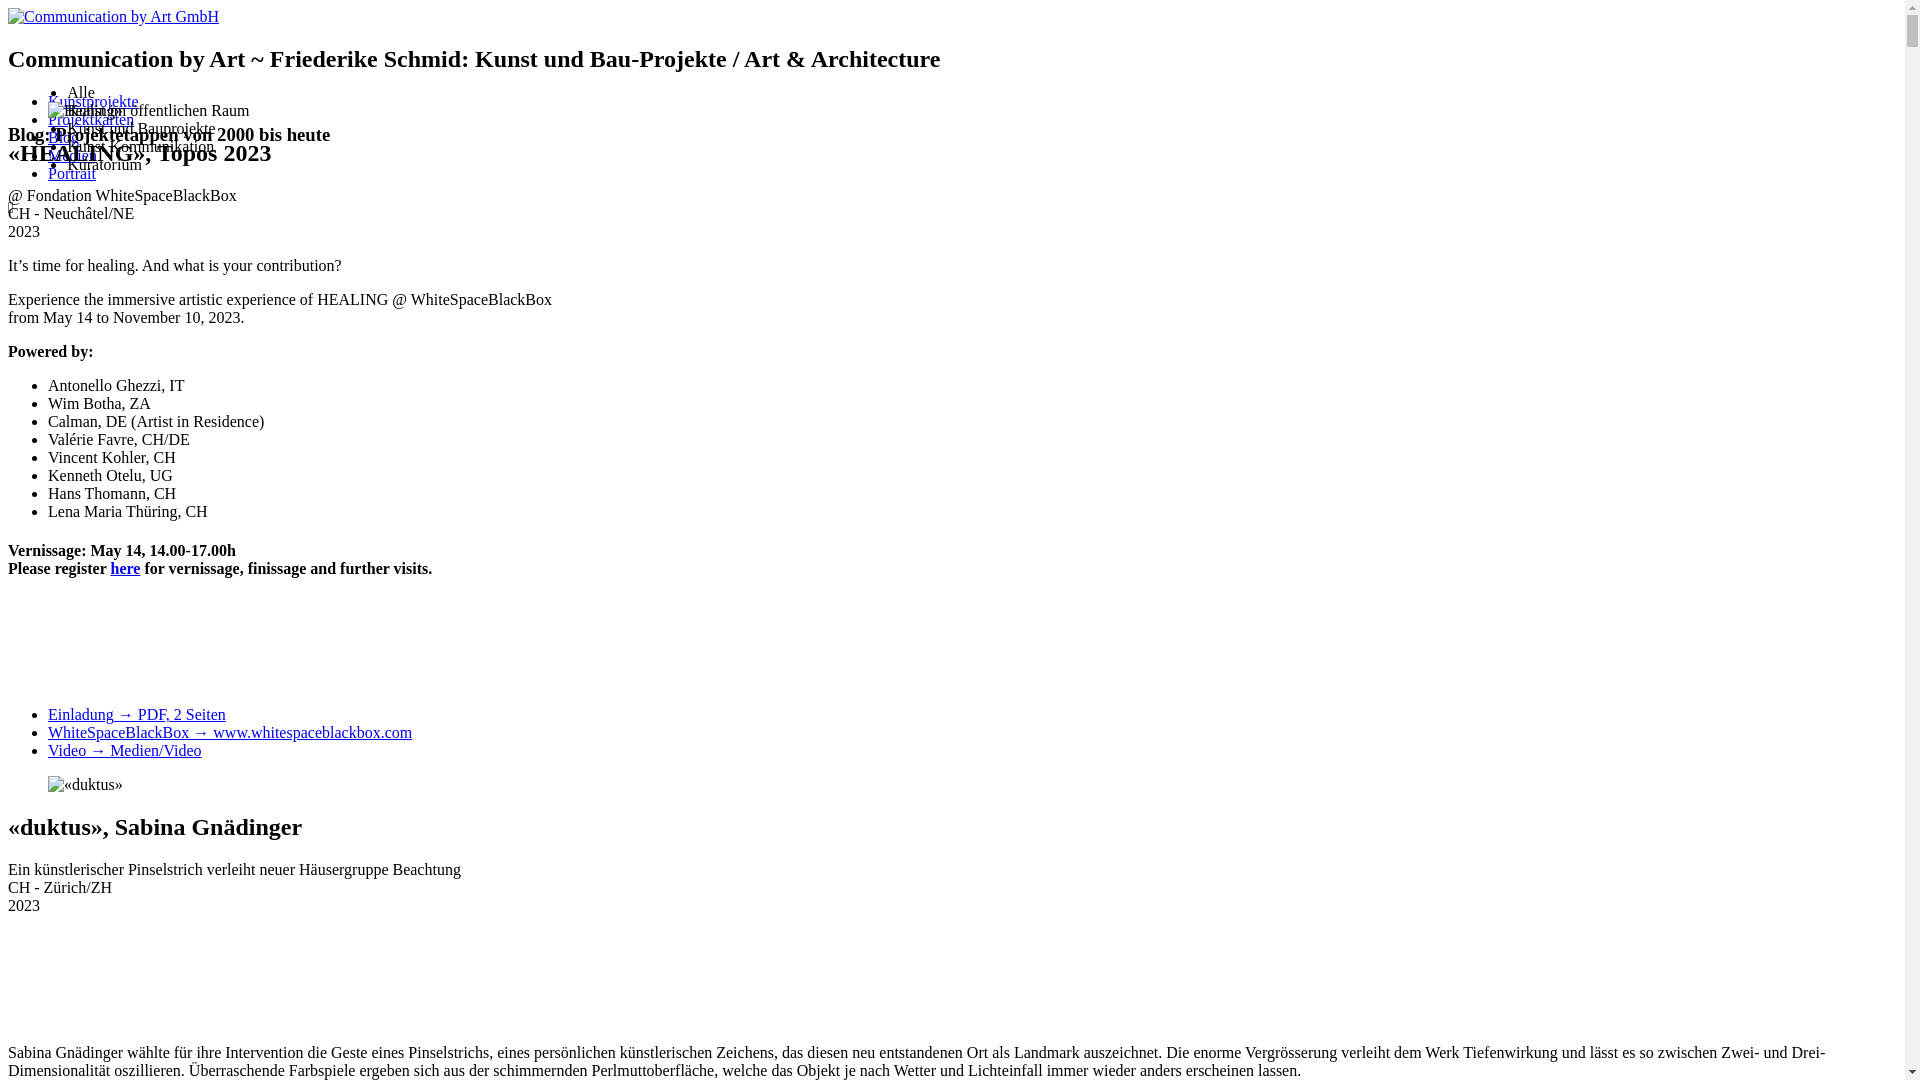 This screenshot has width=1920, height=1080. Describe the element at coordinates (90, 119) in the screenshot. I see `'Projektkarten'` at that location.